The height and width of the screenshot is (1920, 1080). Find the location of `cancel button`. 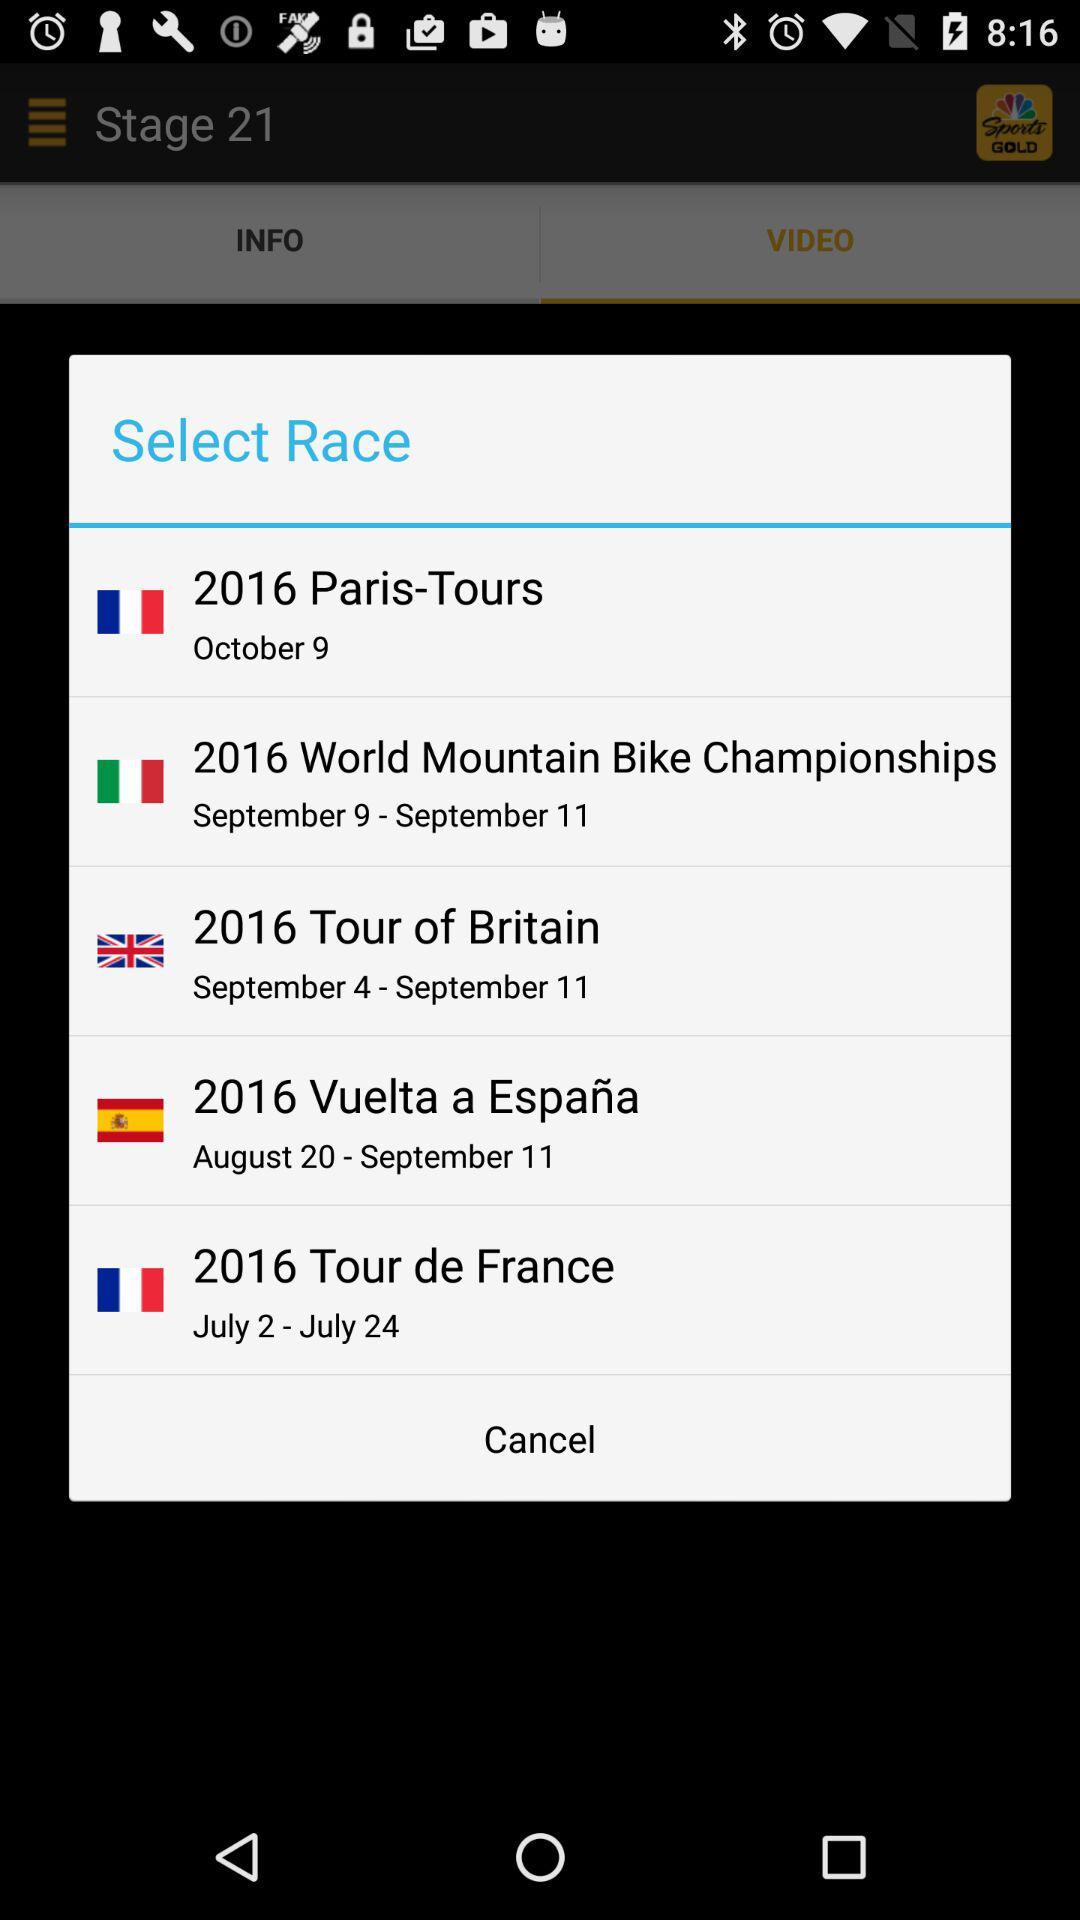

cancel button is located at coordinates (540, 1437).